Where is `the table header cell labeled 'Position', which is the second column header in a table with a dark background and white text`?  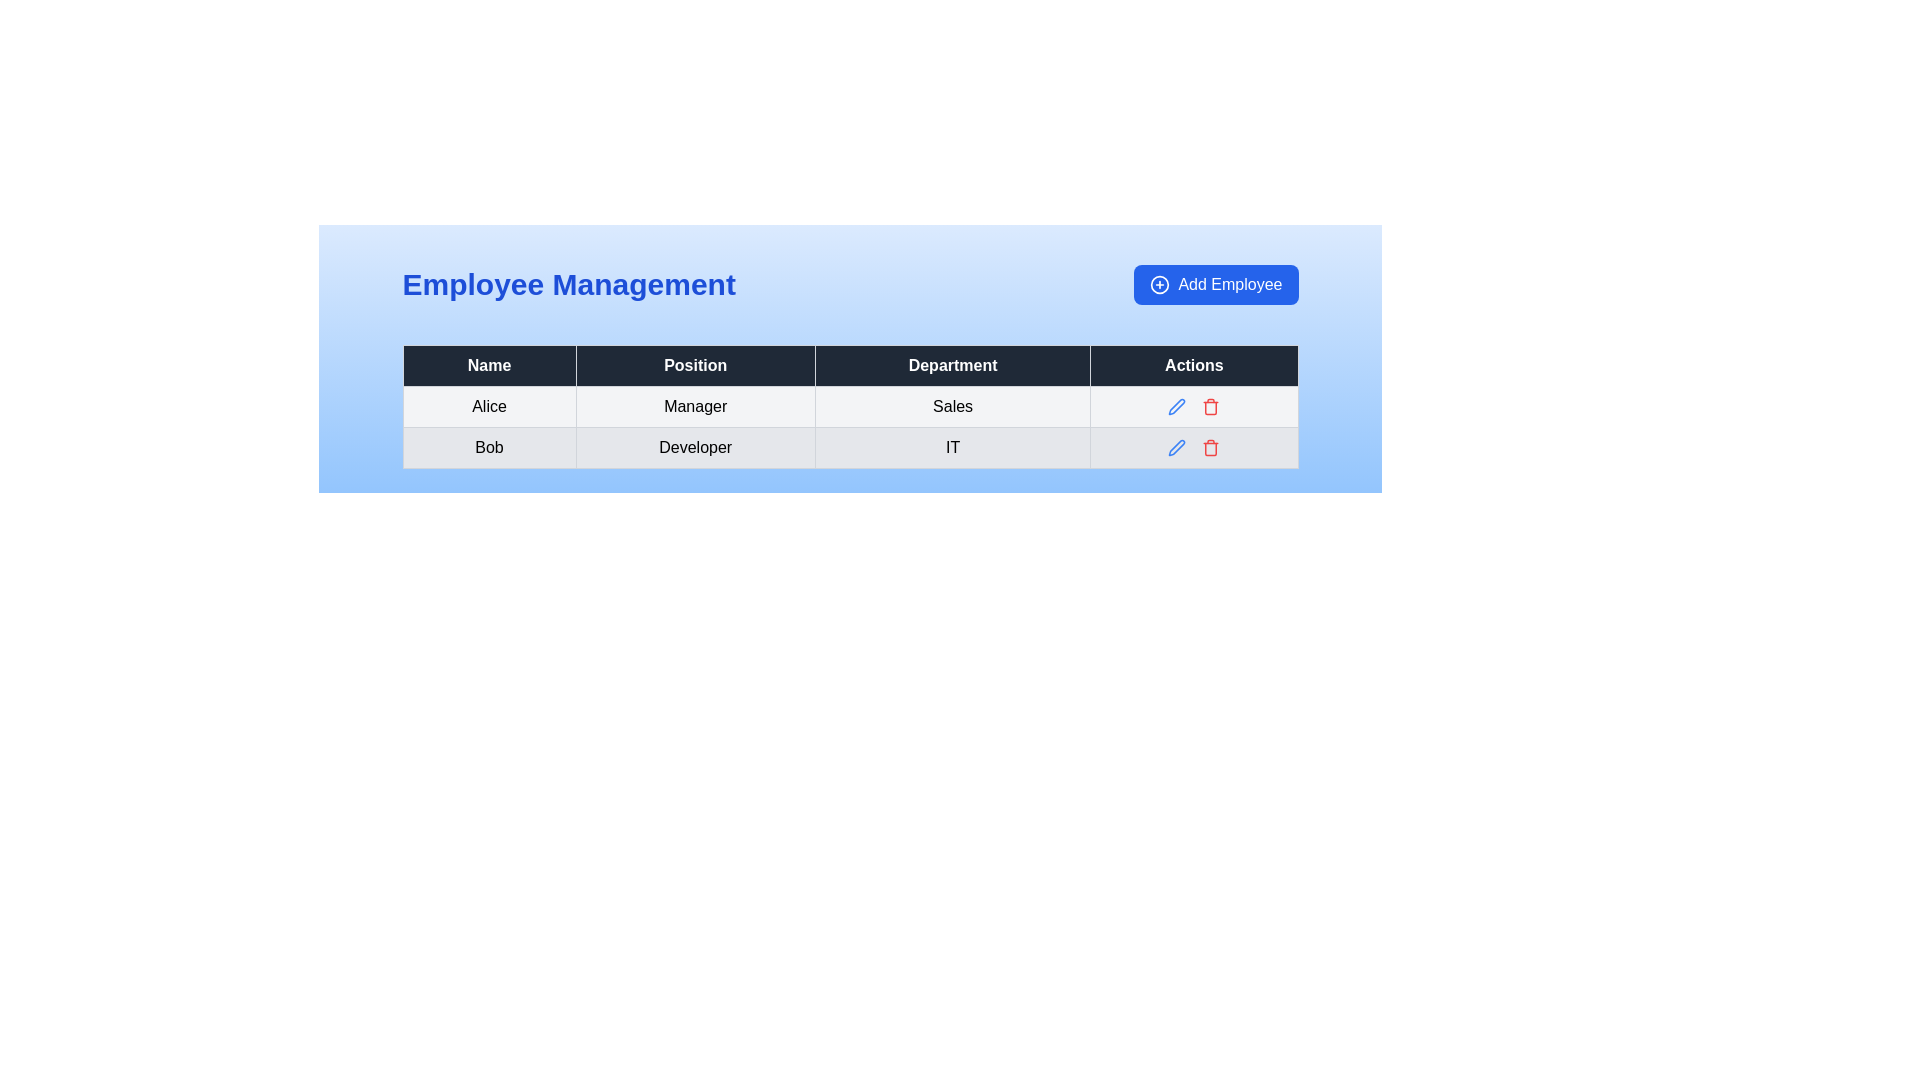
the table header cell labeled 'Position', which is the second column header in a table with a dark background and white text is located at coordinates (695, 366).